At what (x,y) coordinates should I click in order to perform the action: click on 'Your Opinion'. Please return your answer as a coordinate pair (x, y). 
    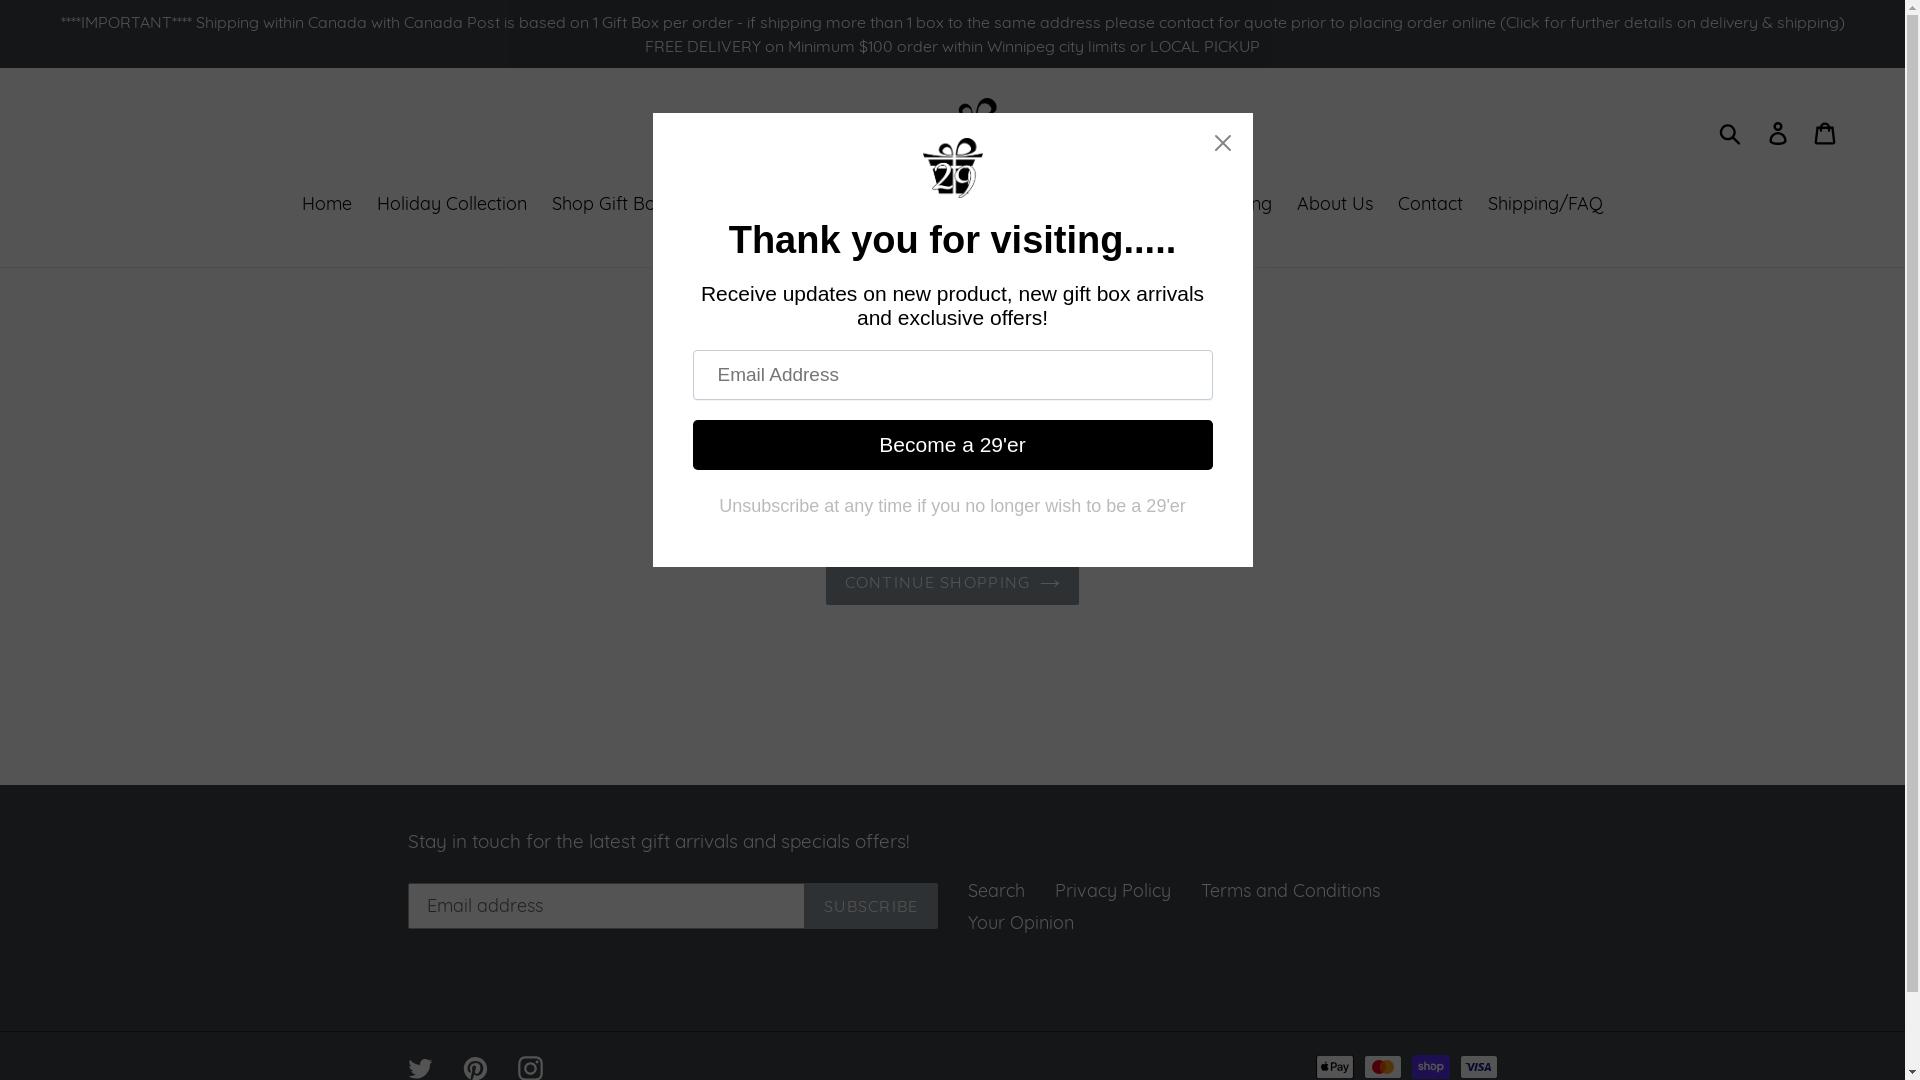
    Looking at the image, I should click on (1021, 922).